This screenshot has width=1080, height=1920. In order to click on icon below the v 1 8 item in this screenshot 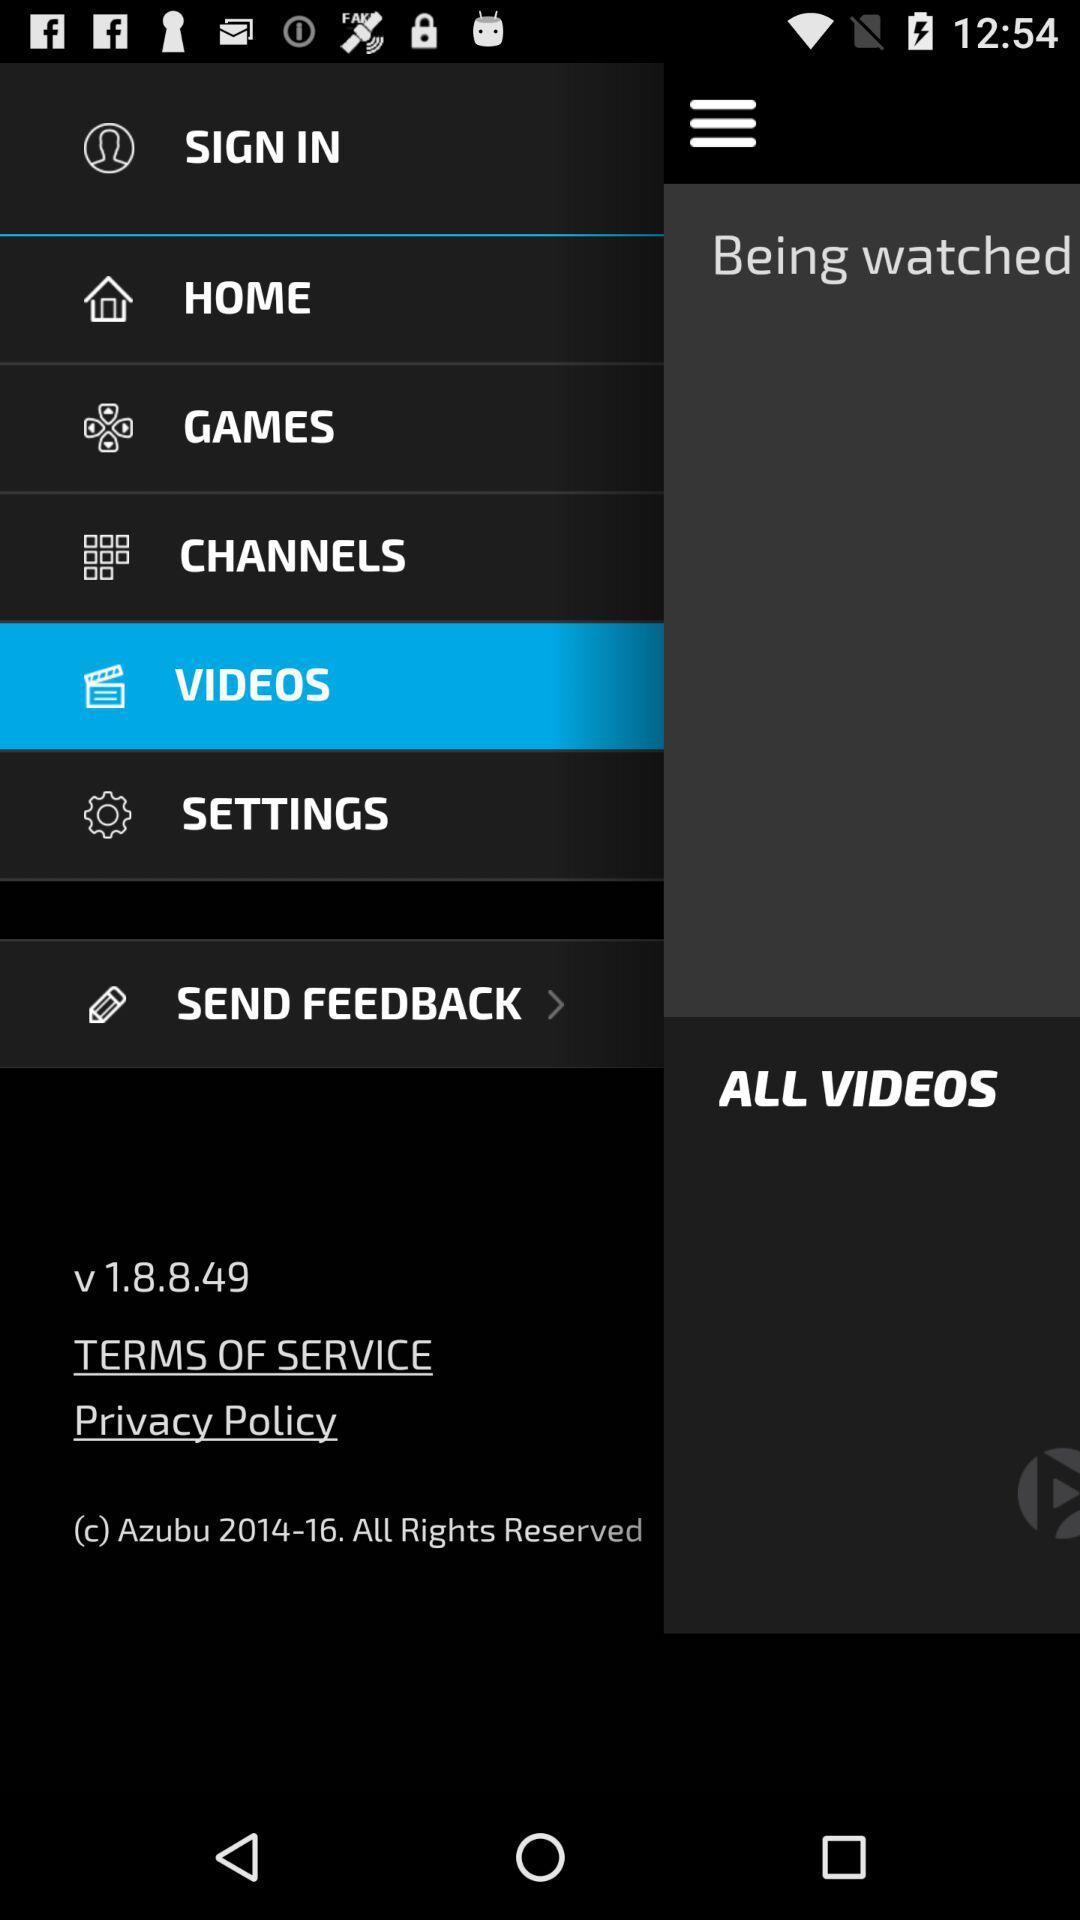, I will do `click(252, 1342)`.